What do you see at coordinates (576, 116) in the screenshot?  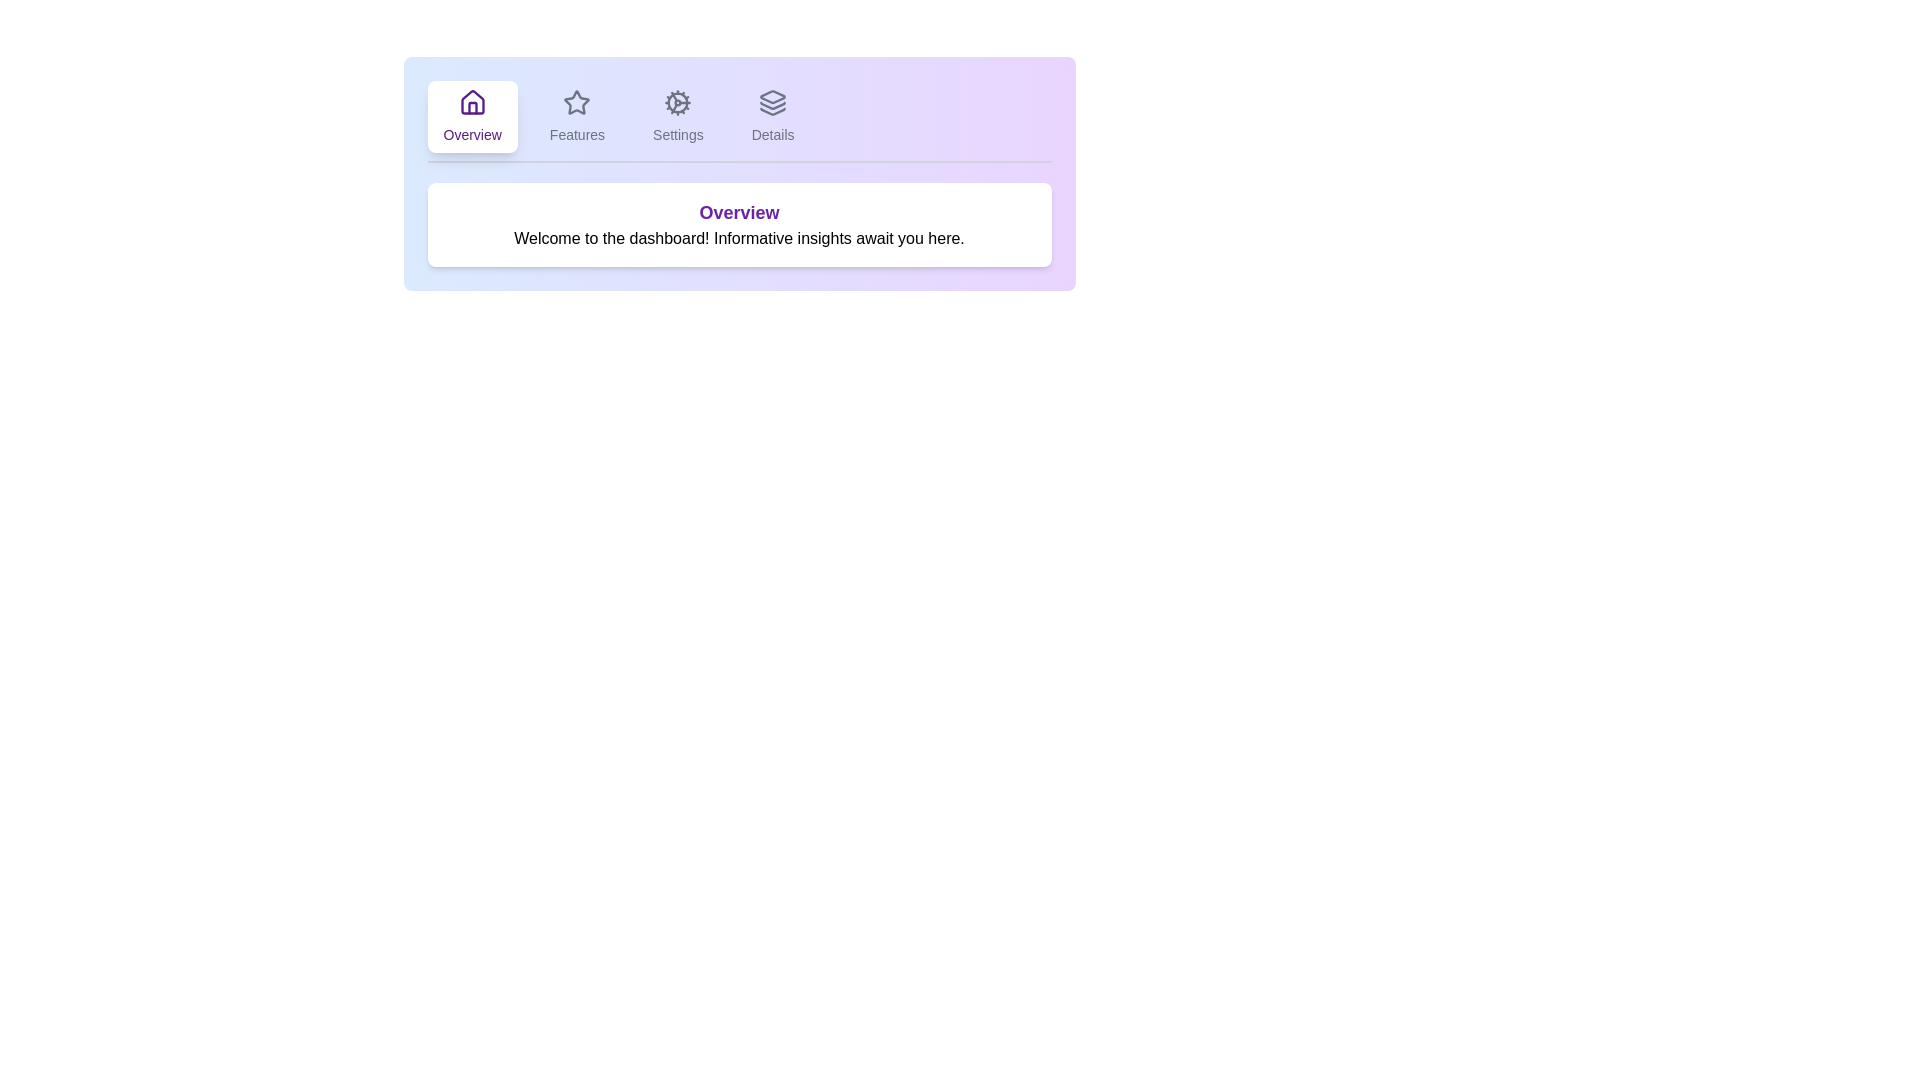 I see `the tab labeled Features` at bounding box center [576, 116].